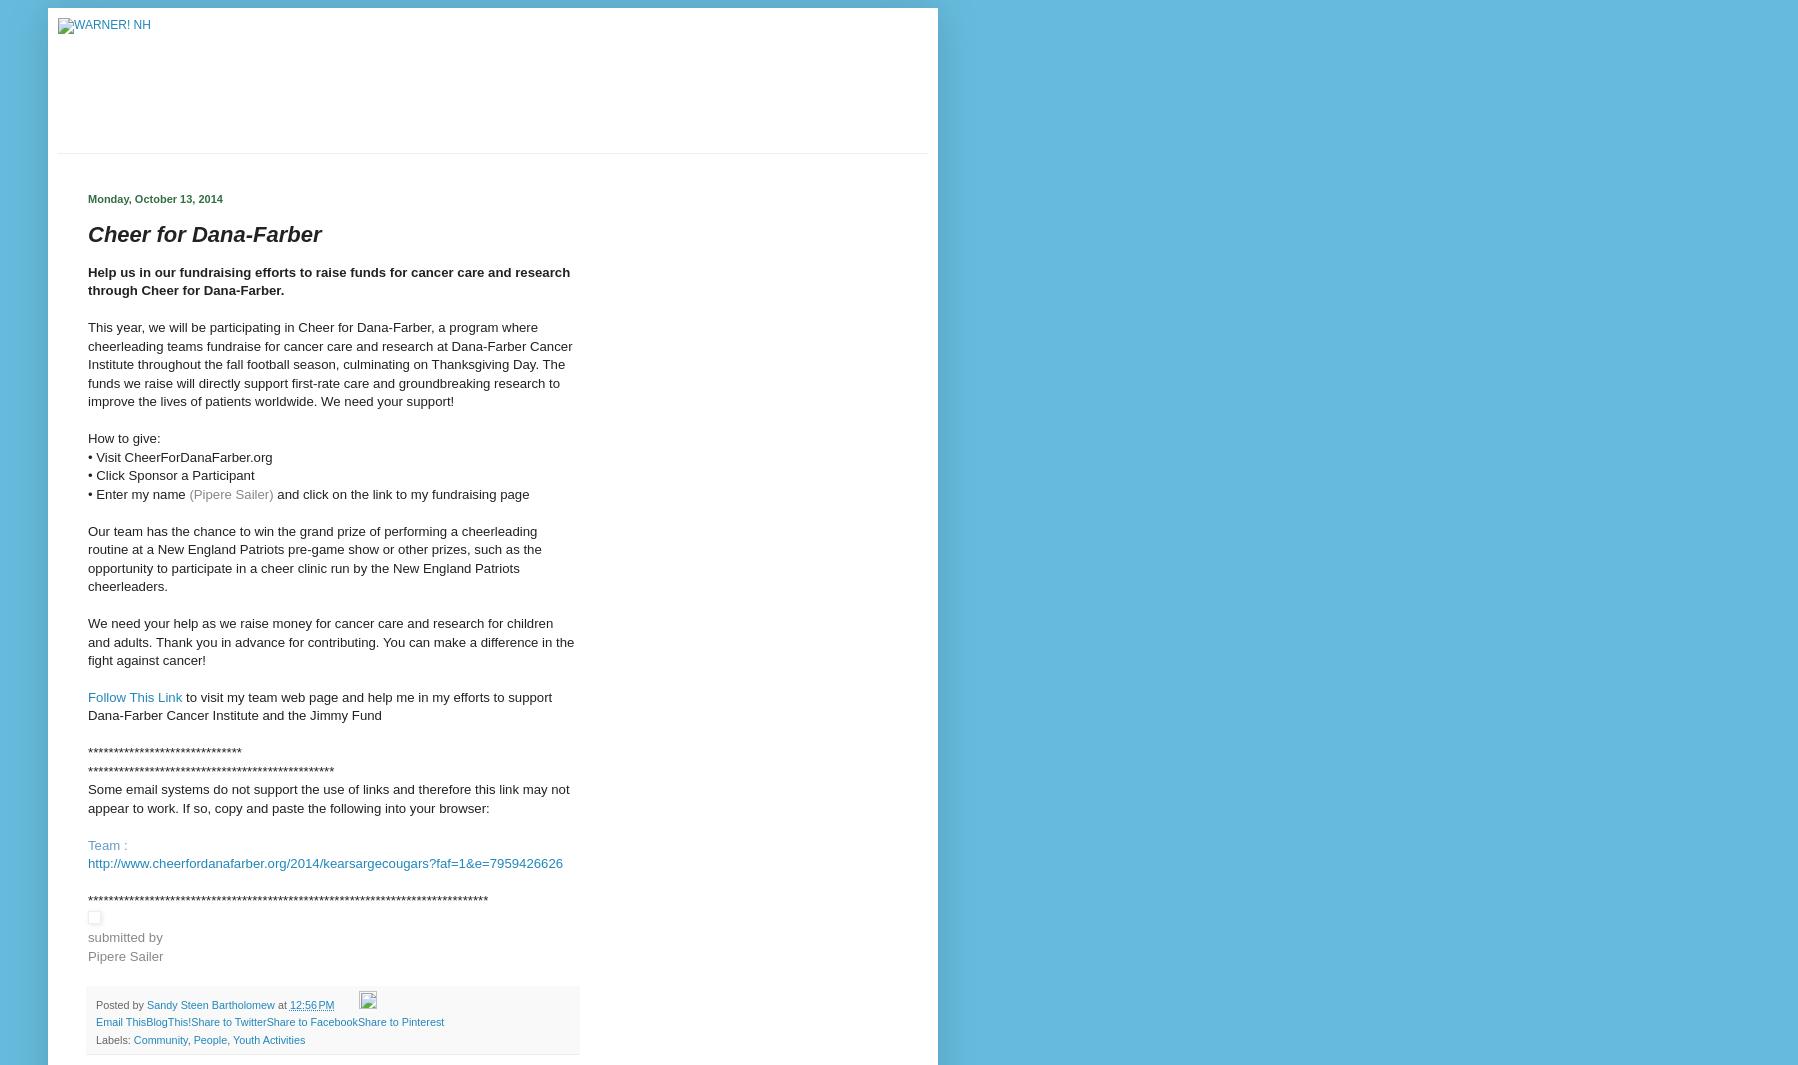 This screenshot has width=1798, height=1065. I want to click on 'http://www.cheerfordanafarber.', so click(177, 863).